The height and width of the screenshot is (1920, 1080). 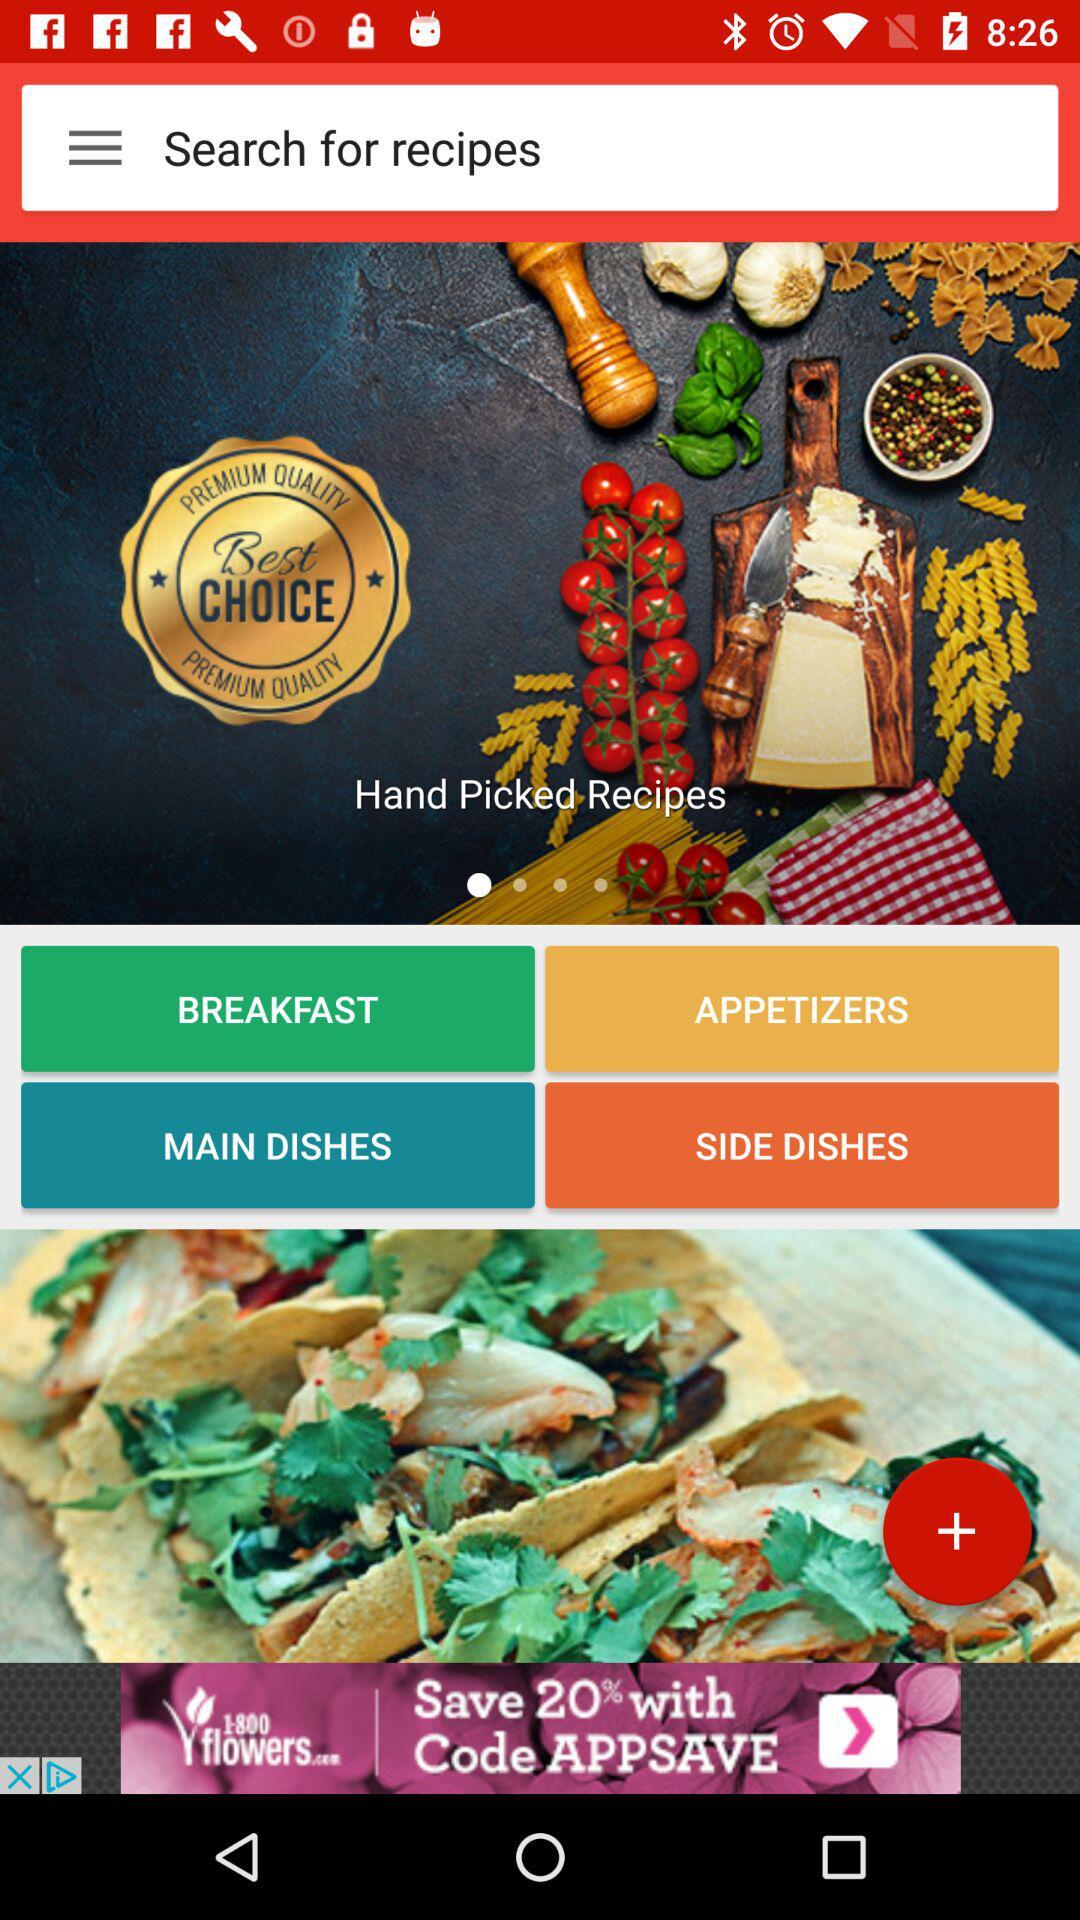 What do you see at coordinates (955, 1538) in the screenshot?
I see `the  icon at the bottom right corner of the web page` at bounding box center [955, 1538].